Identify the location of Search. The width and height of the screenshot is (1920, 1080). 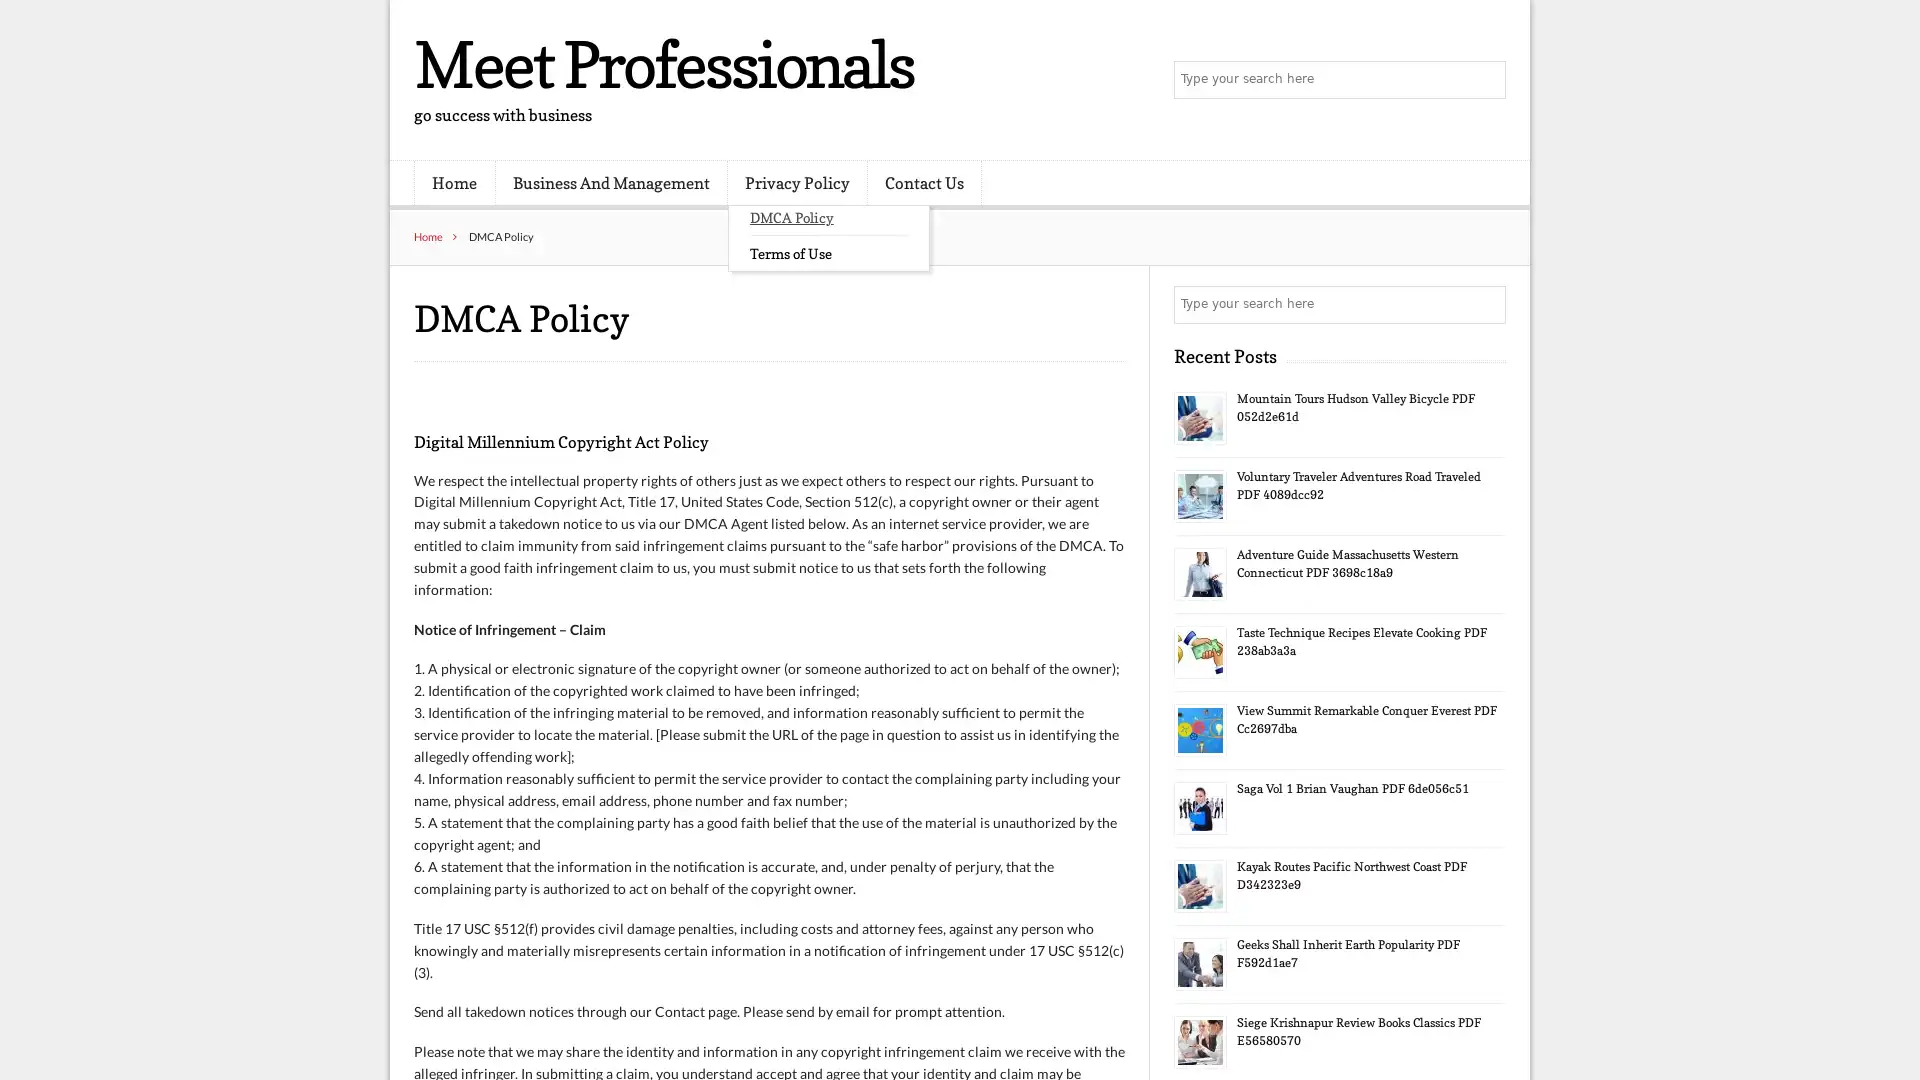
(1485, 80).